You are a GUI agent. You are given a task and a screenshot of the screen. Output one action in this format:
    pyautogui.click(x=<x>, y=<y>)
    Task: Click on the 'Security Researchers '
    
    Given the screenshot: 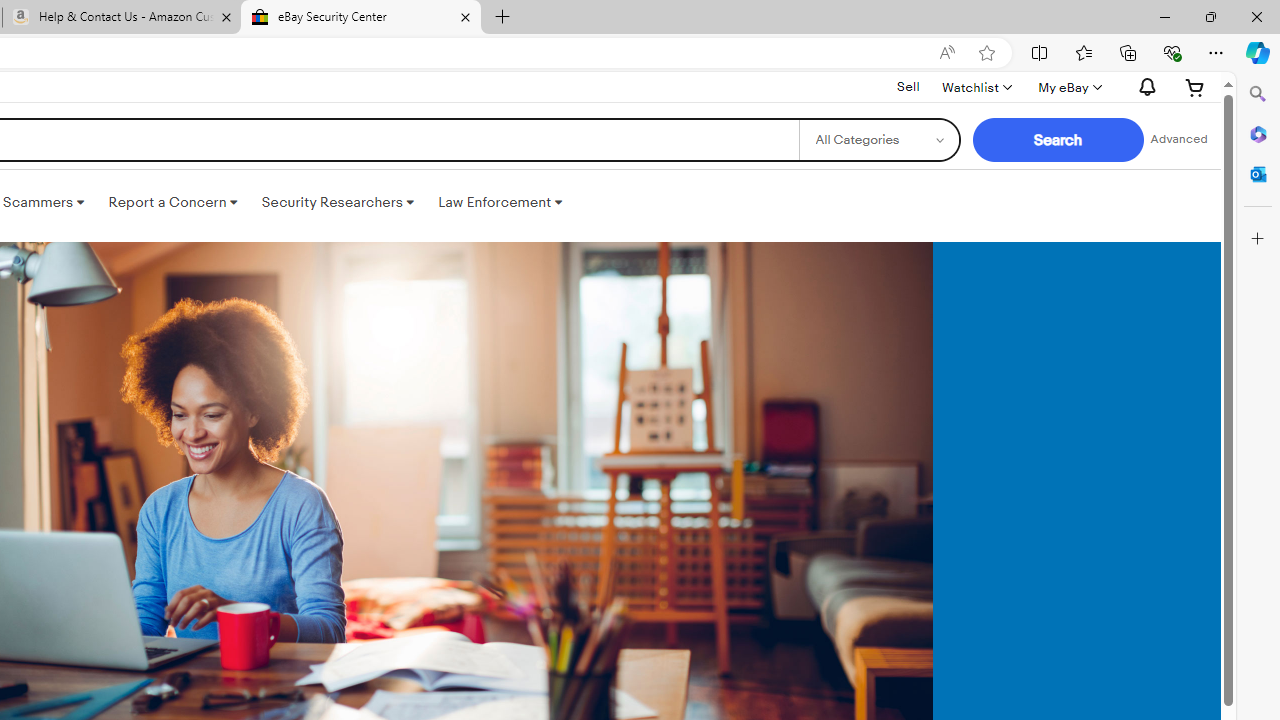 What is the action you would take?
    pyautogui.click(x=337, y=203)
    